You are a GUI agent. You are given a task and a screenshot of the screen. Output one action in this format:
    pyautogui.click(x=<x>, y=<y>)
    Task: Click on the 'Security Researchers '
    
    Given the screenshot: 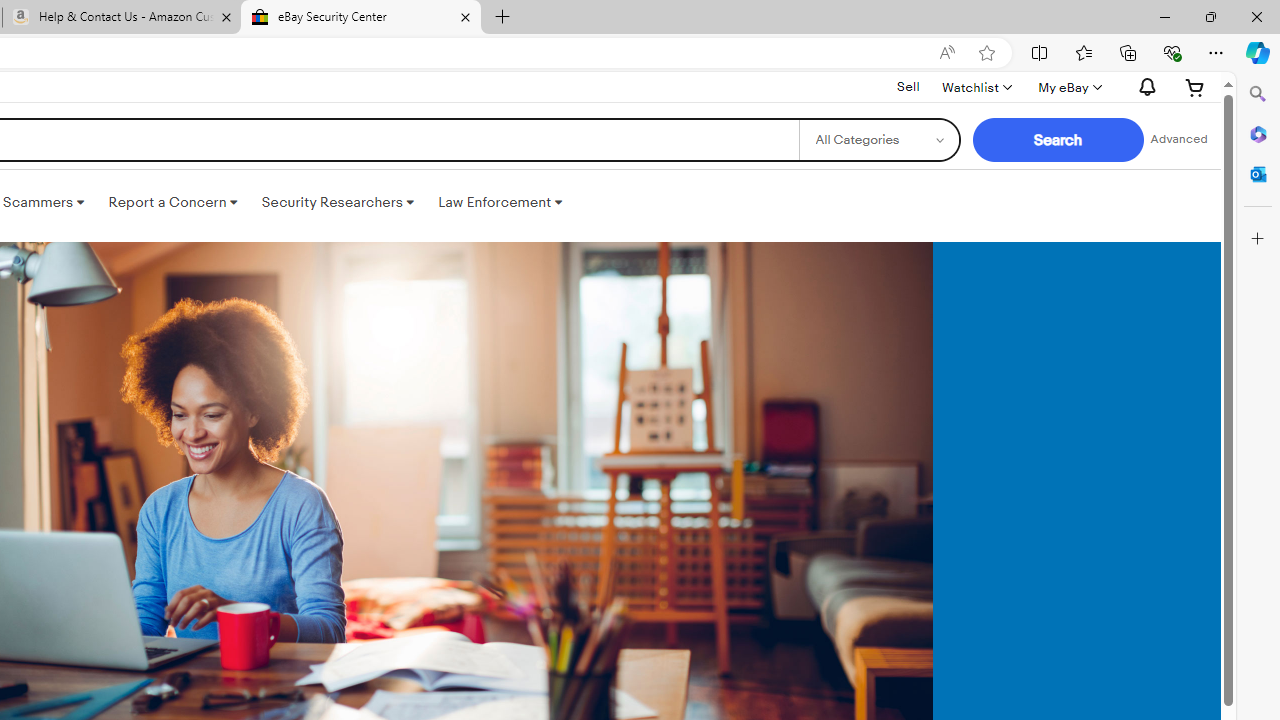 What is the action you would take?
    pyautogui.click(x=337, y=203)
    